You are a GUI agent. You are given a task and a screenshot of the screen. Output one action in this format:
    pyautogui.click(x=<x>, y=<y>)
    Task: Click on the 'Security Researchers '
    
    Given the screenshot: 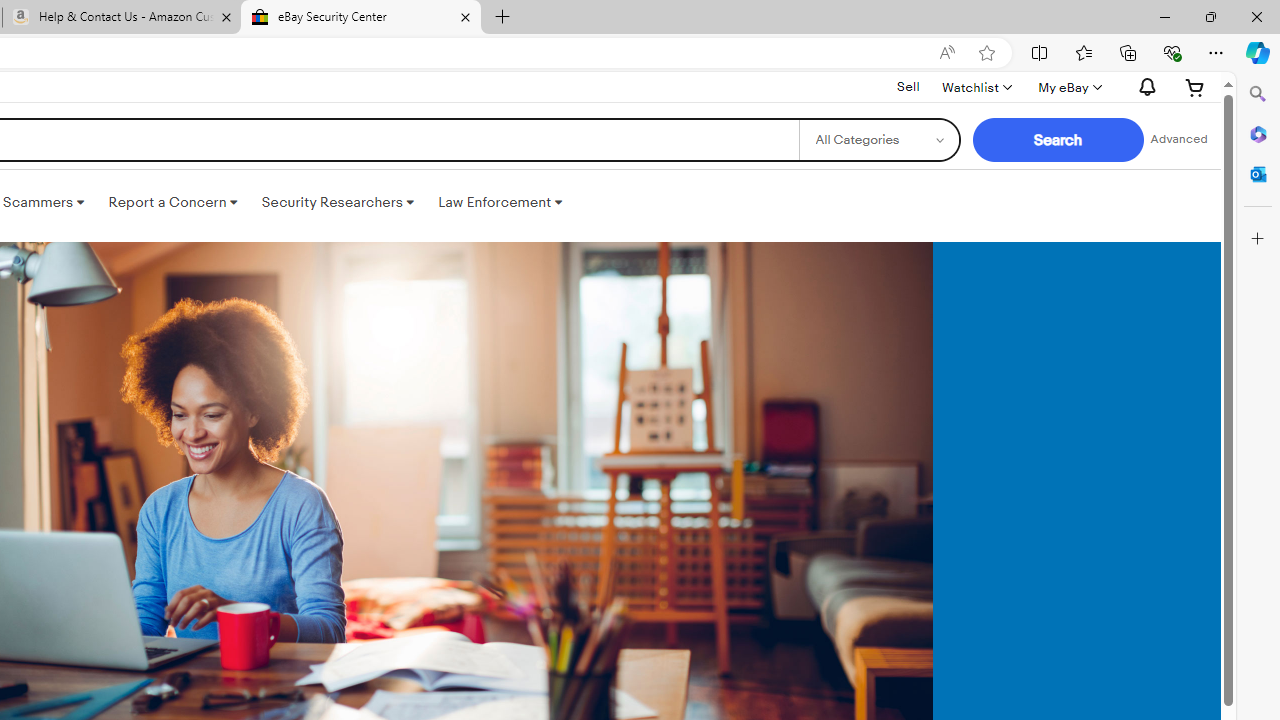 What is the action you would take?
    pyautogui.click(x=337, y=203)
    